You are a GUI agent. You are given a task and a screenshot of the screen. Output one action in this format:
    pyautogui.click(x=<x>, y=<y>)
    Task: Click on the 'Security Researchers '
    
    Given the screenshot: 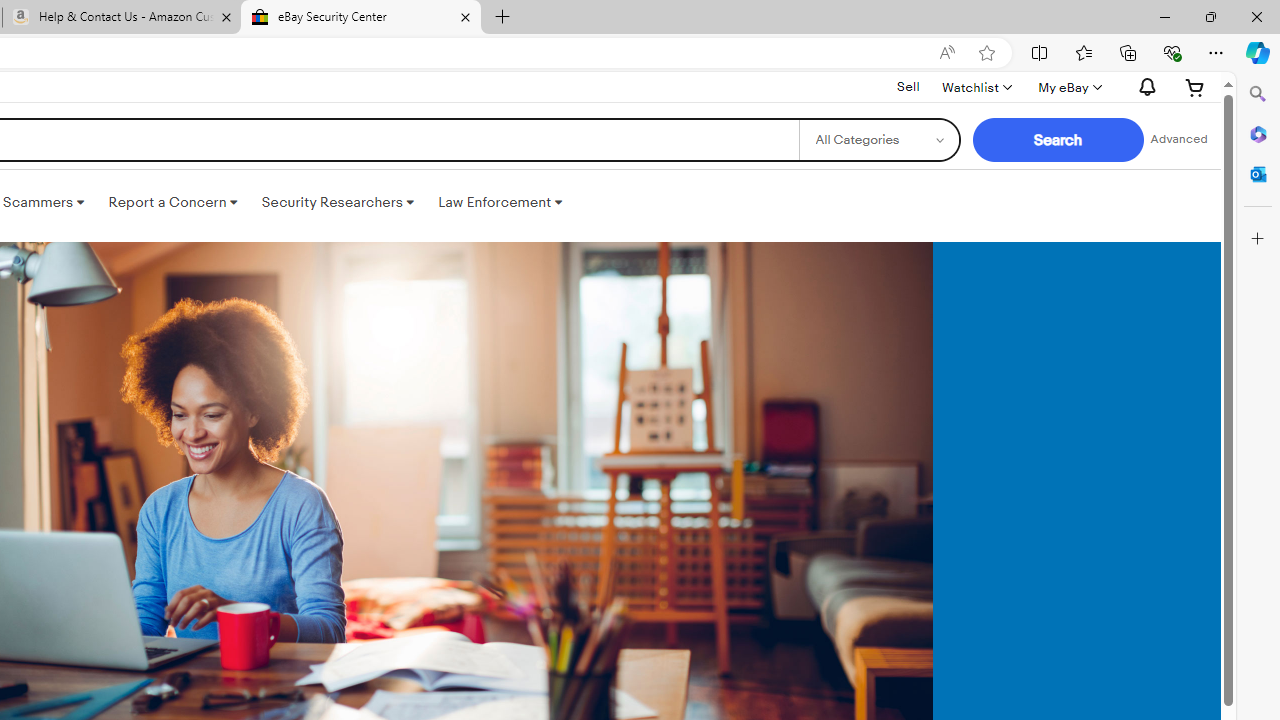 What is the action you would take?
    pyautogui.click(x=337, y=203)
    